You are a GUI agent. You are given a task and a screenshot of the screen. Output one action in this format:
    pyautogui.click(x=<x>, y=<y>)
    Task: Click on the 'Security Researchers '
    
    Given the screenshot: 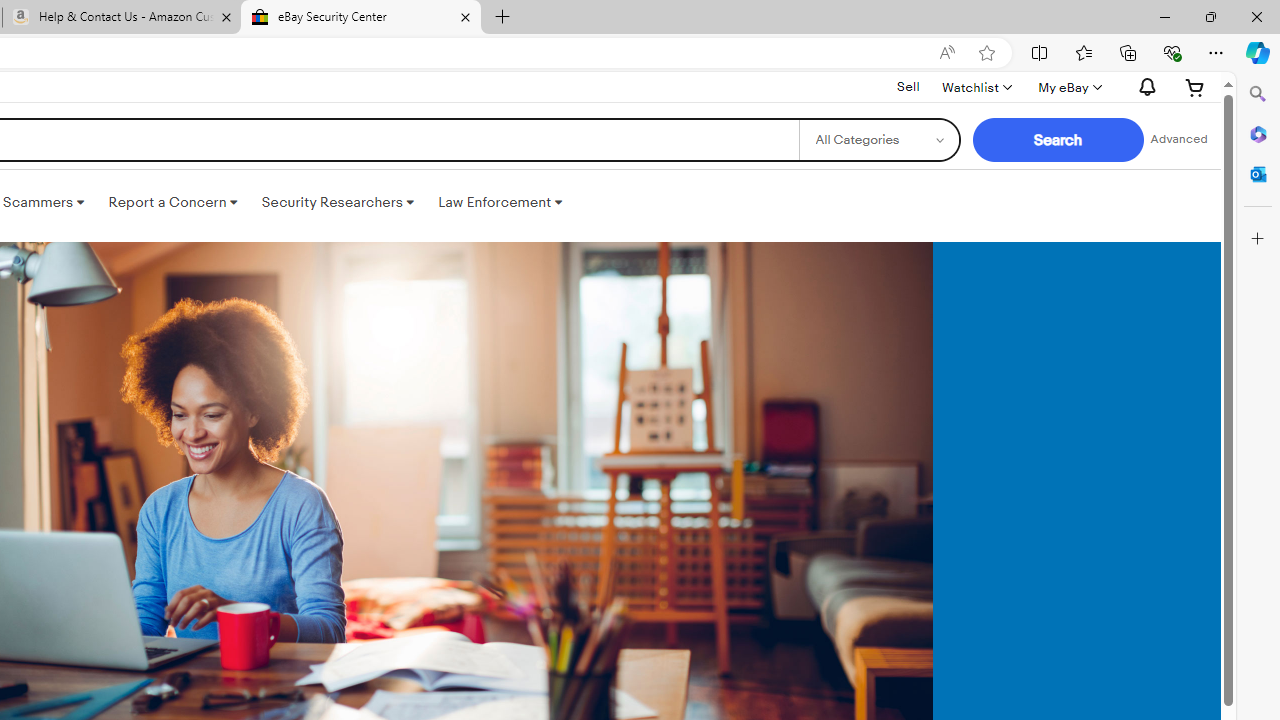 What is the action you would take?
    pyautogui.click(x=337, y=203)
    